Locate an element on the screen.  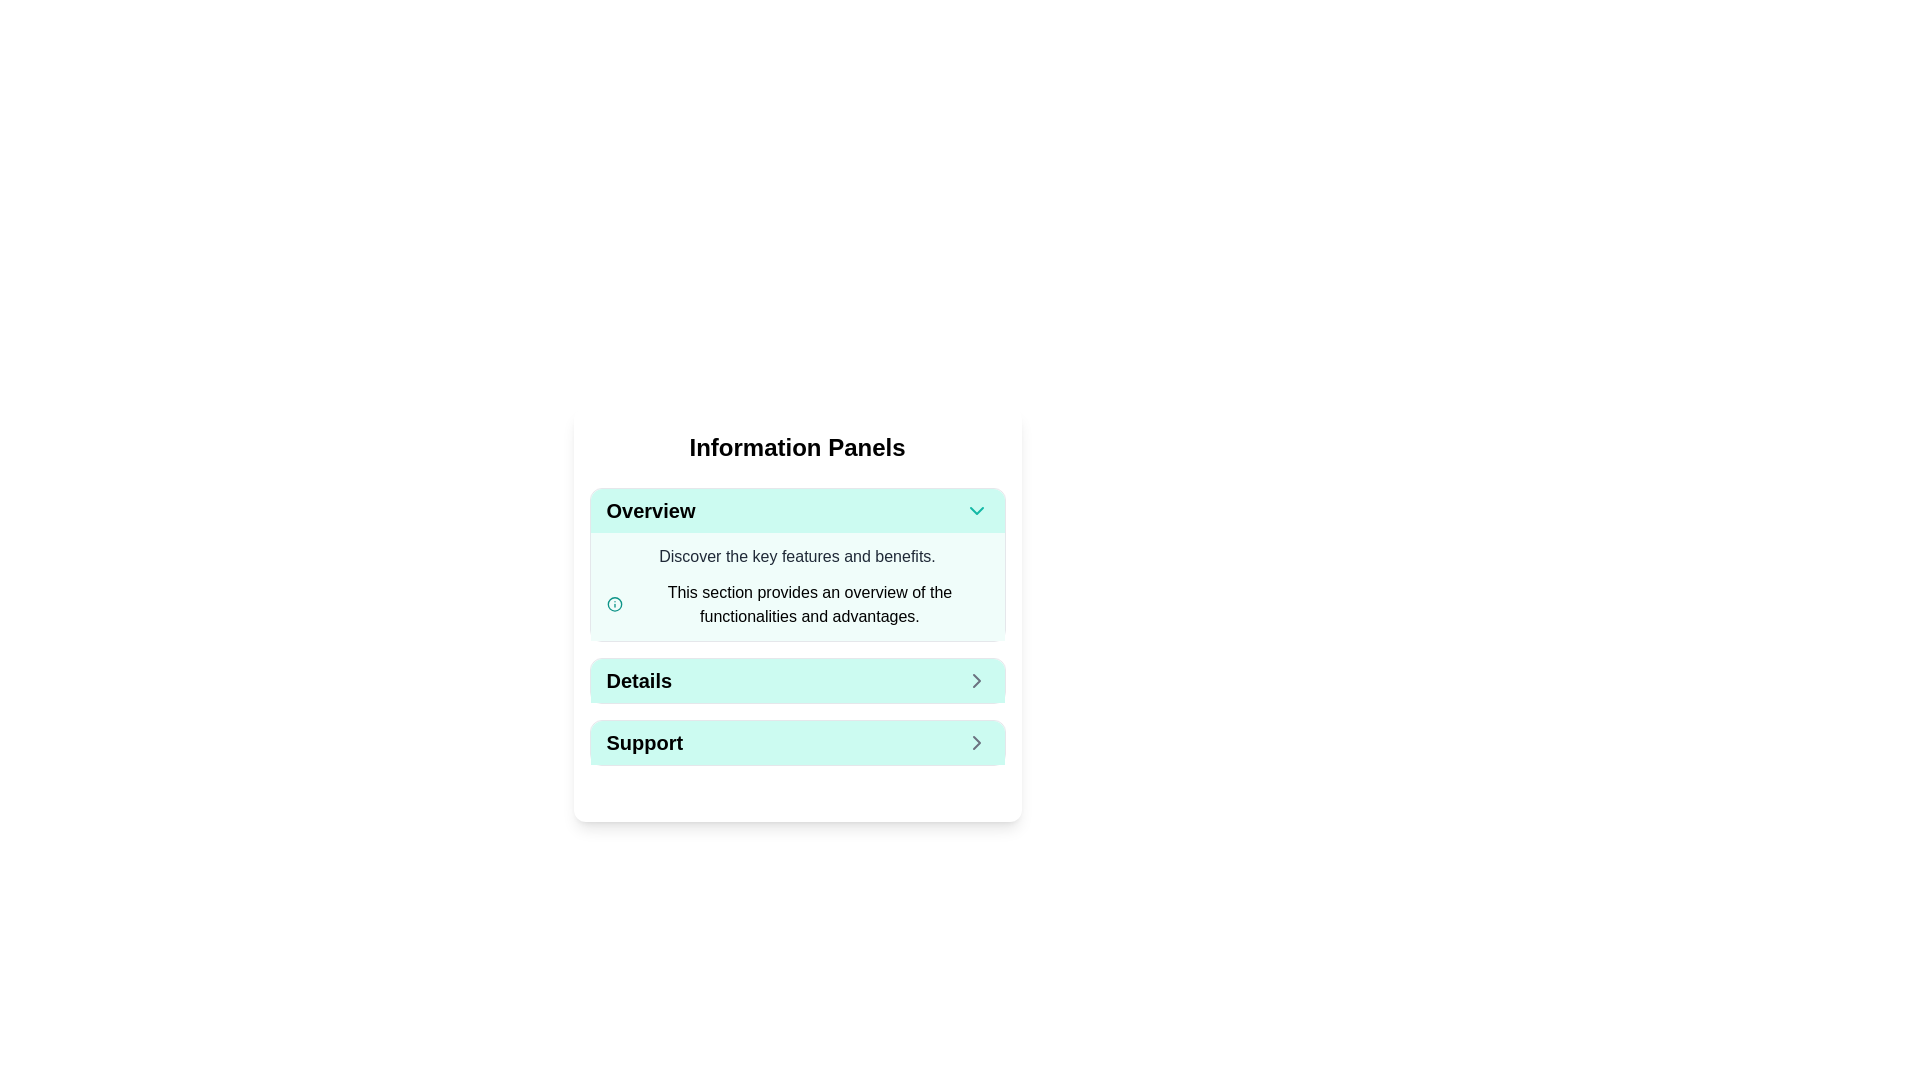
the static text element that provides key information in the 'Overview' section of the 'Information Panels' interface, which is the first visible text after the 'Overview' header is located at coordinates (796, 556).